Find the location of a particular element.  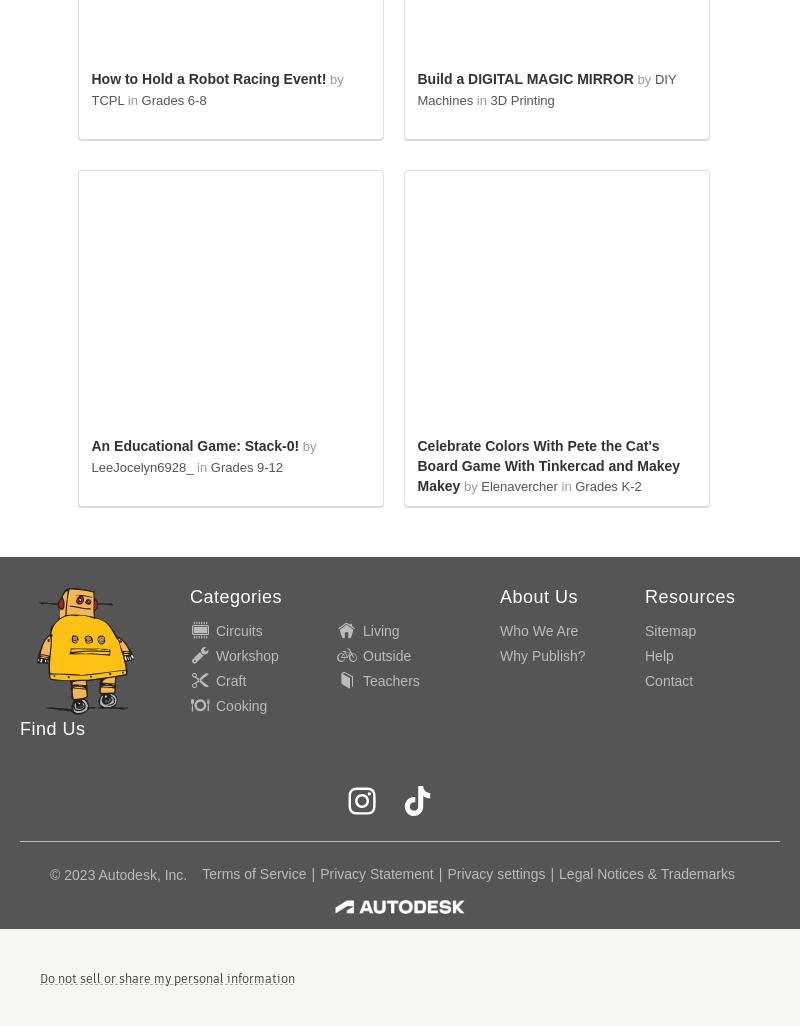

'Do not sell or share my personal information' is located at coordinates (167, 976).